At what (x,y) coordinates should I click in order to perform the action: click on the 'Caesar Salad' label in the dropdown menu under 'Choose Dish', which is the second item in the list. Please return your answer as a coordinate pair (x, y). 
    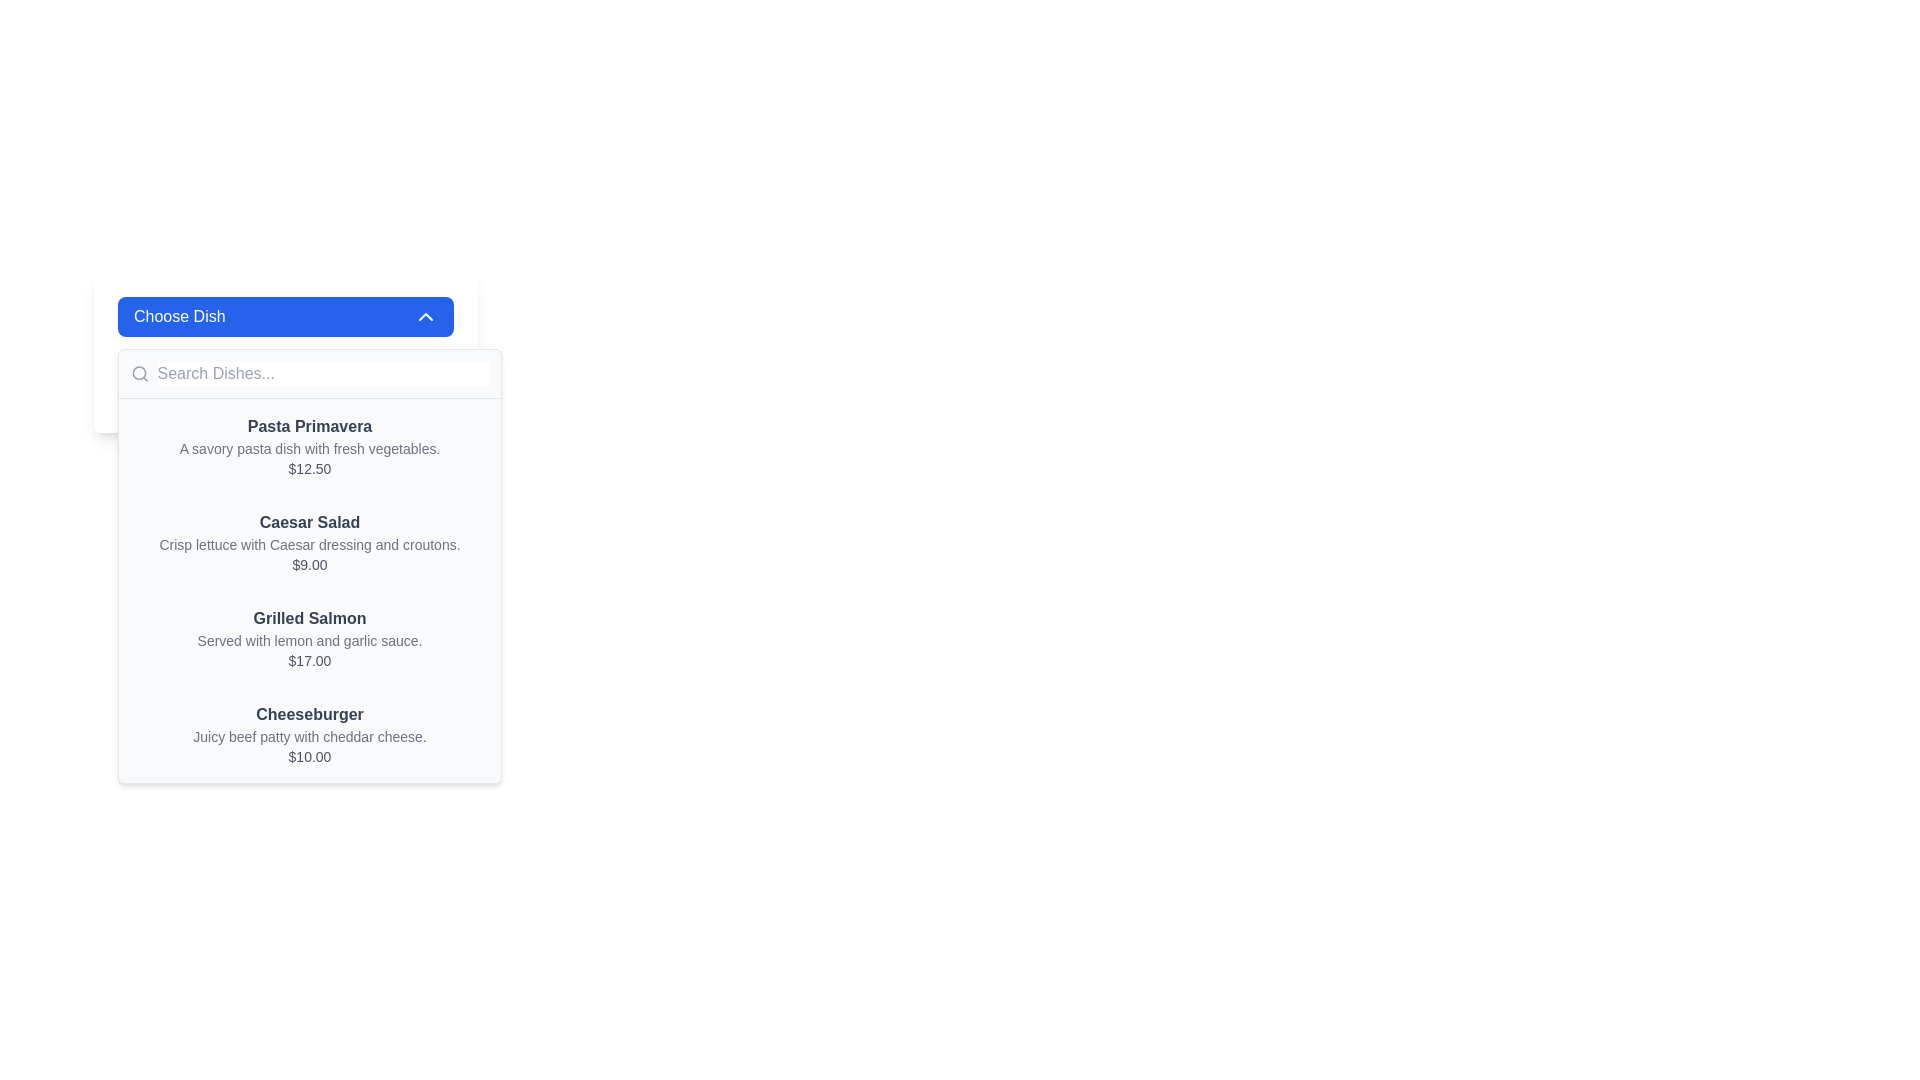
    Looking at the image, I should click on (309, 522).